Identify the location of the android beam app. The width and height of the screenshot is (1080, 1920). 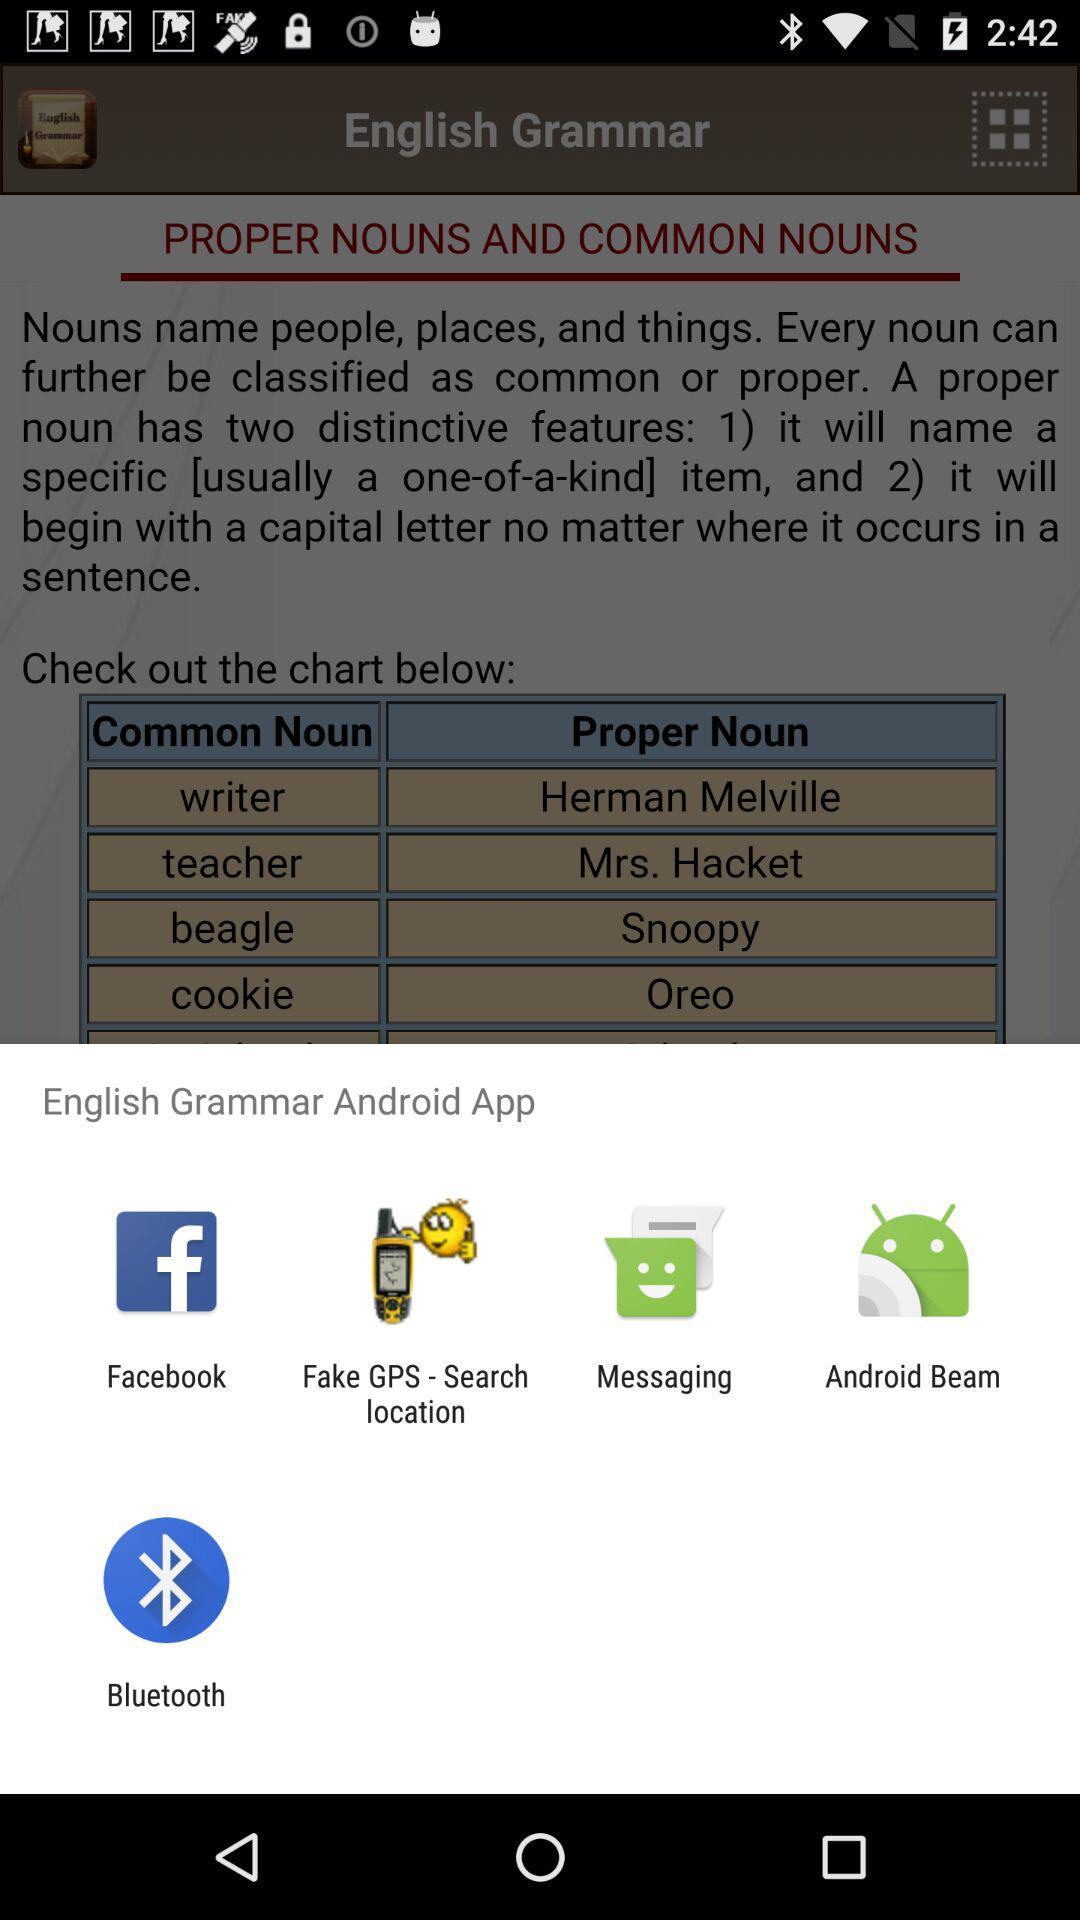
(913, 1392).